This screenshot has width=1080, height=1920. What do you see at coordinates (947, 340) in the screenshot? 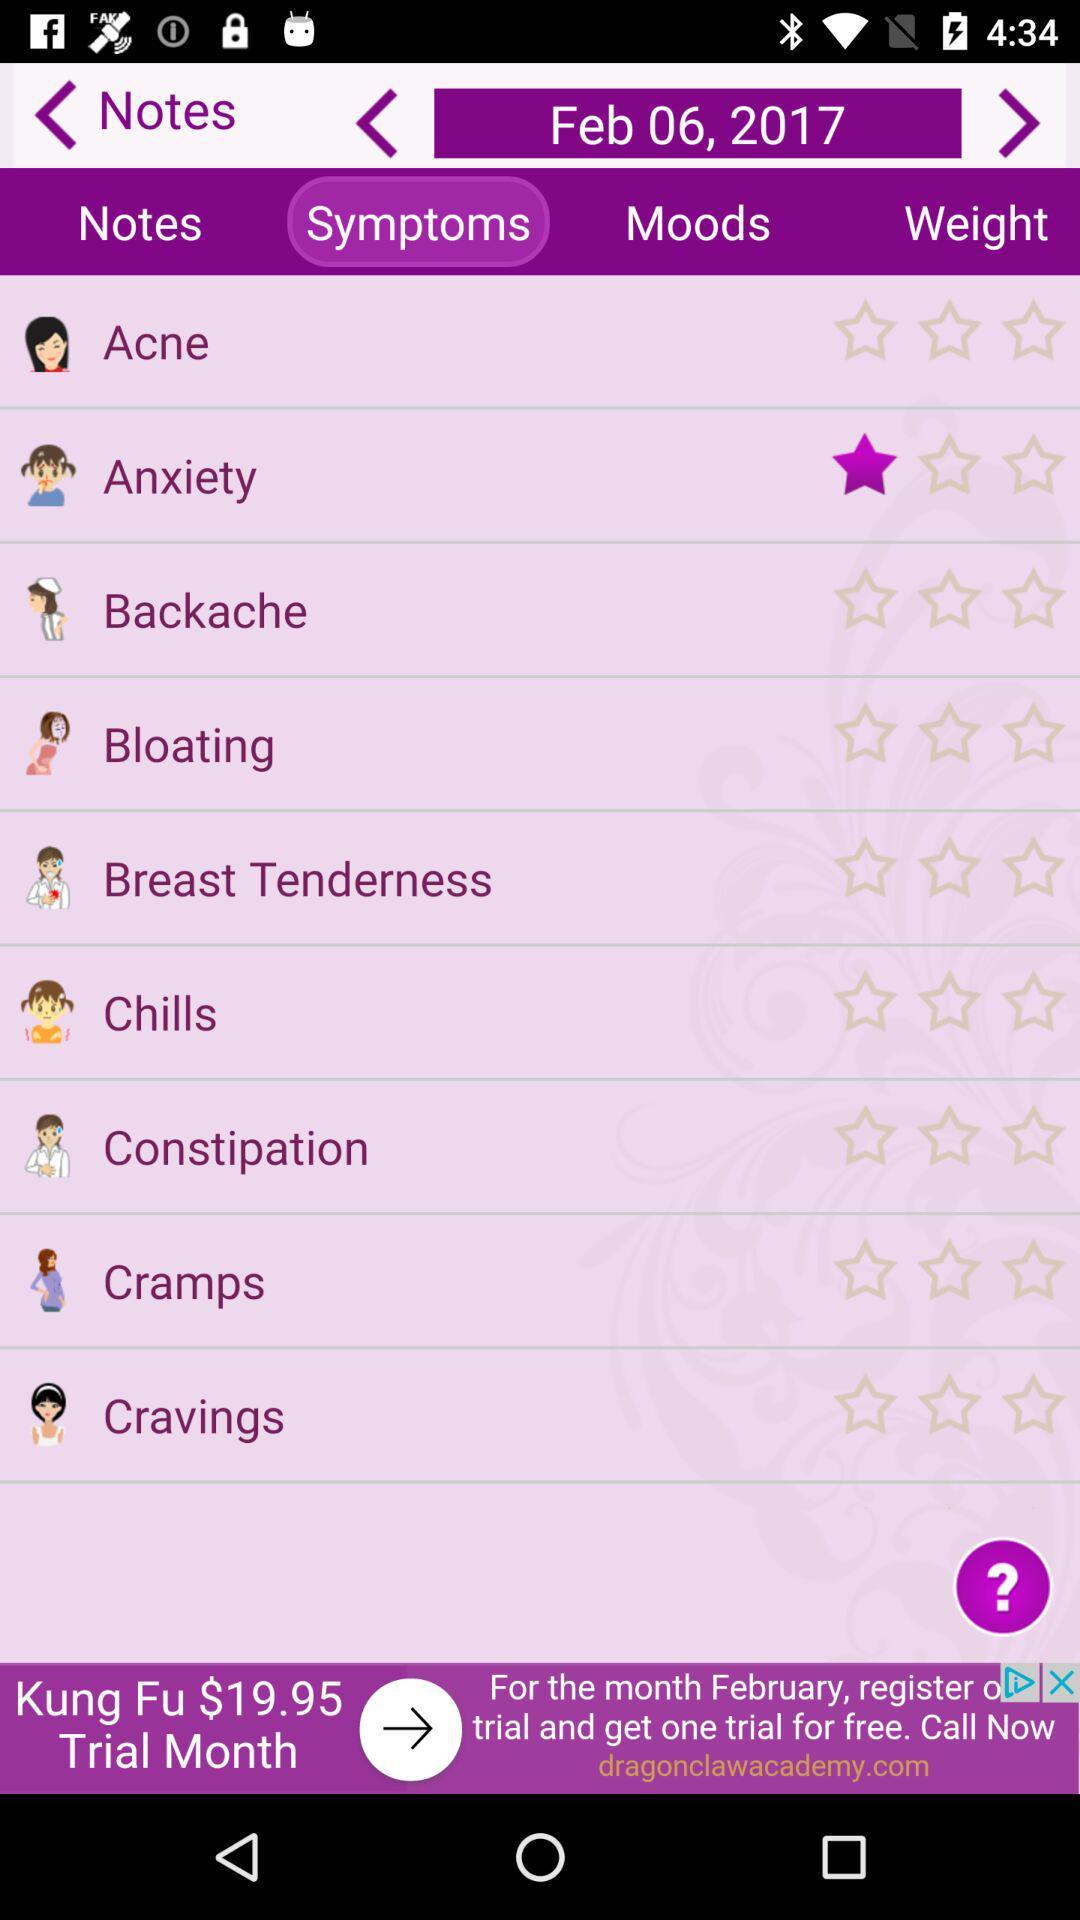
I see `rate section` at bounding box center [947, 340].